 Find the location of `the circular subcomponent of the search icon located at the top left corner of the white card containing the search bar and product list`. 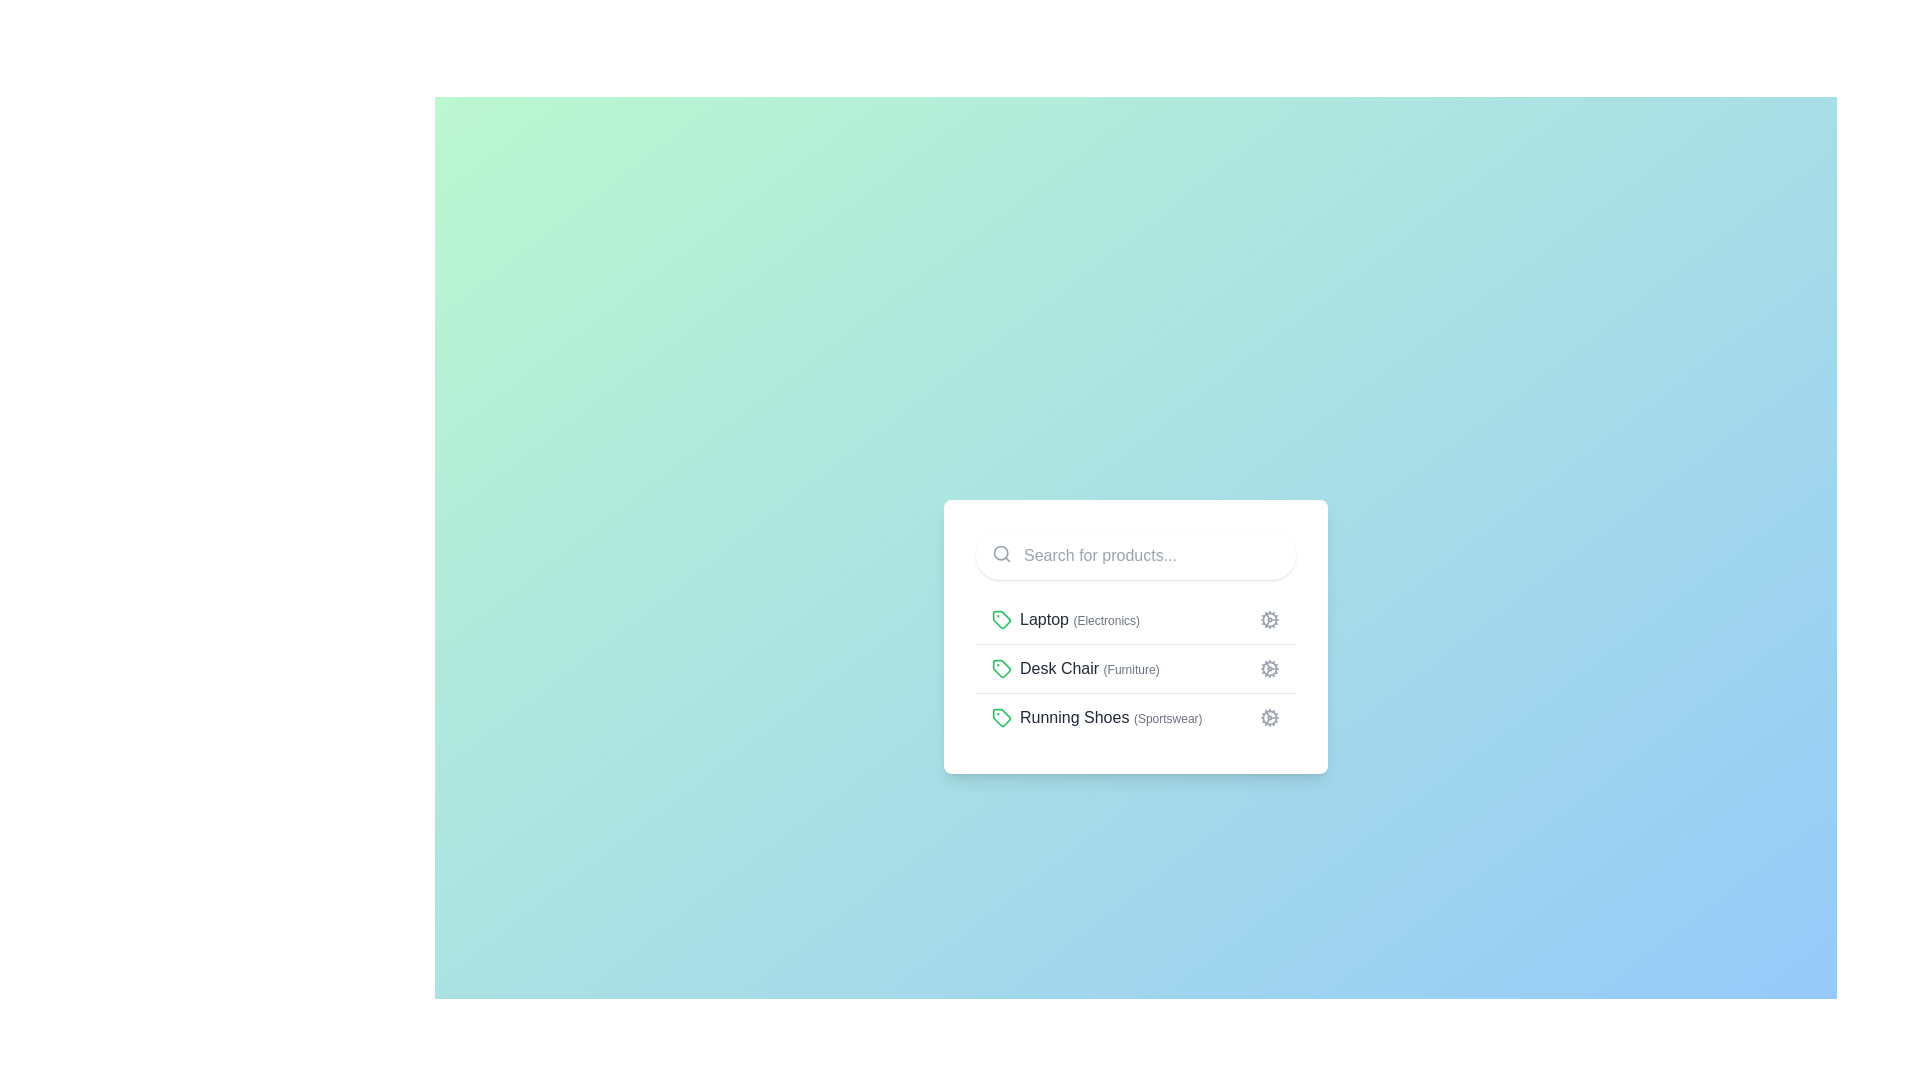

the circular subcomponent of the search icon located at the top left corner of the white card containing the search bar and product list is located at coordinates (1001, 553).